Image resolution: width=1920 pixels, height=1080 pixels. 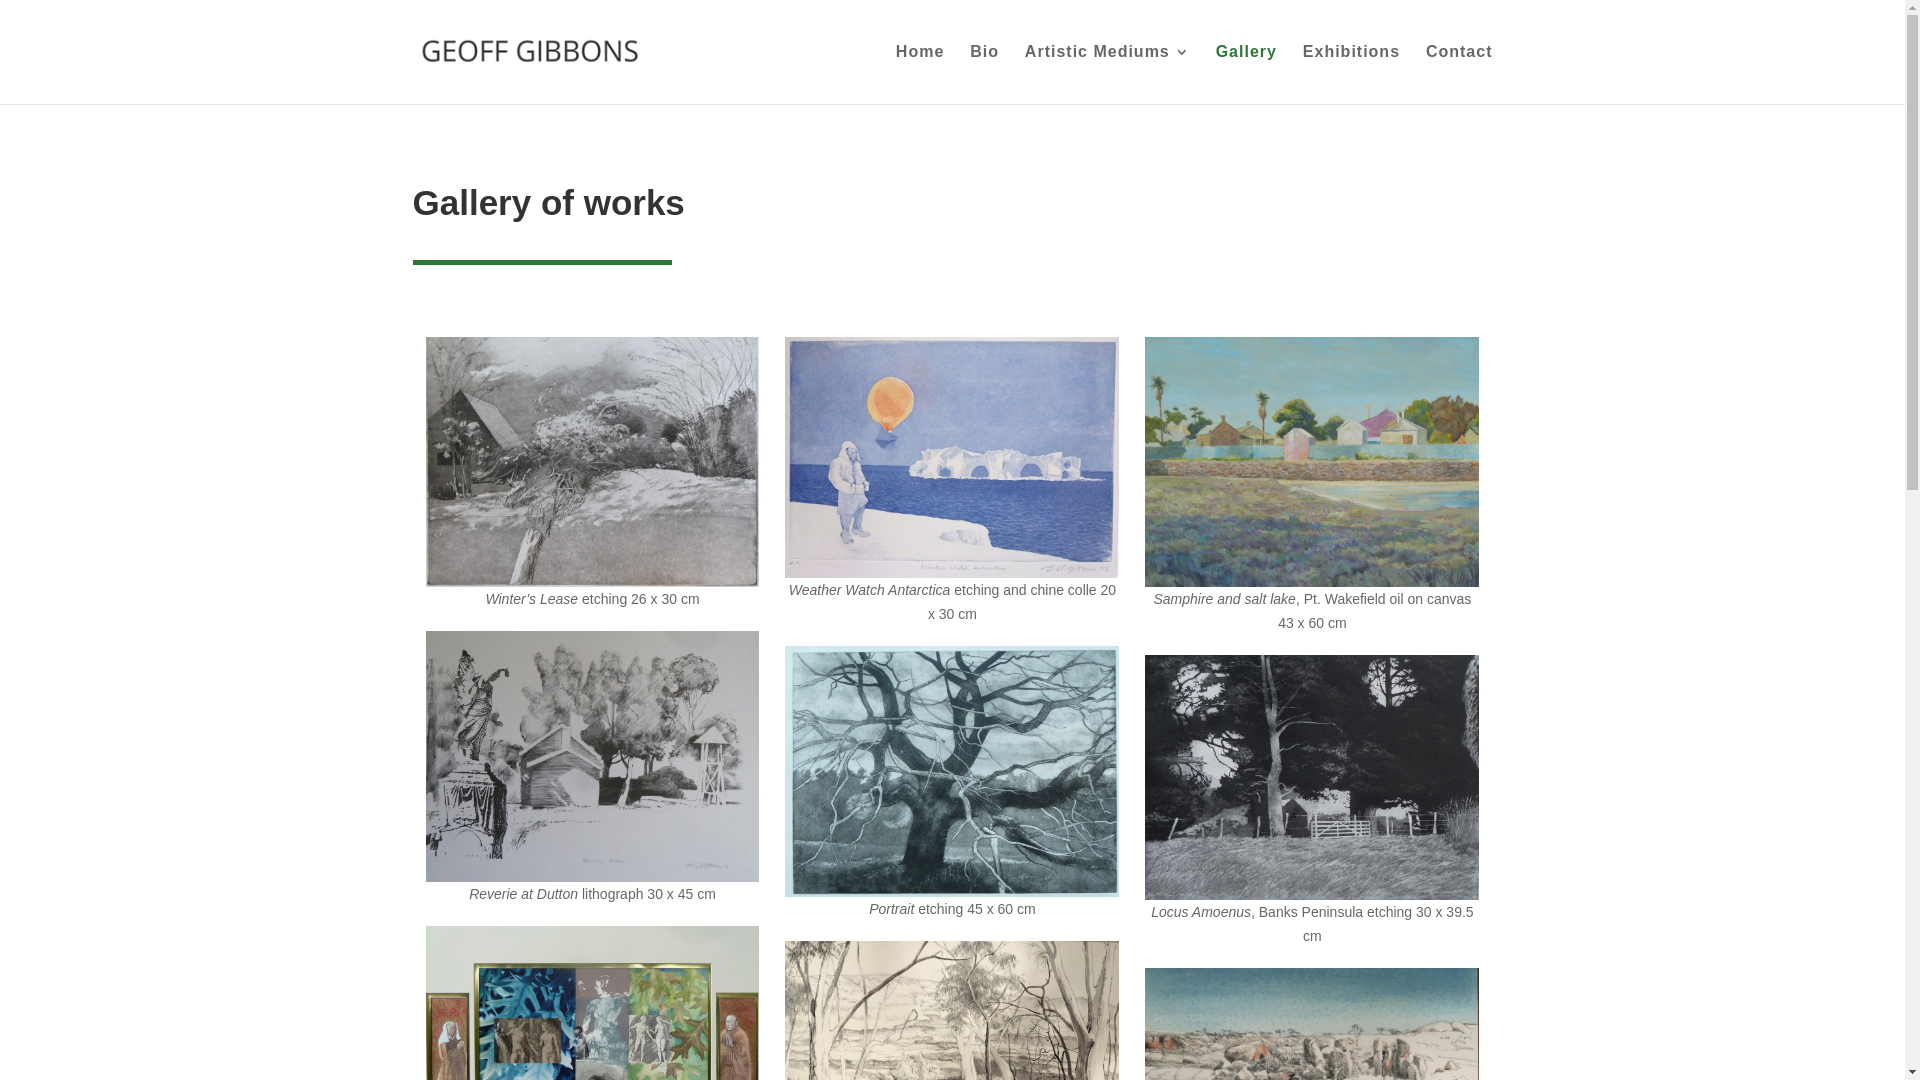 What do you see at coordinates (984, 73) in the screenshot?
I see `'Bio'` at bounding box center [984, 73].